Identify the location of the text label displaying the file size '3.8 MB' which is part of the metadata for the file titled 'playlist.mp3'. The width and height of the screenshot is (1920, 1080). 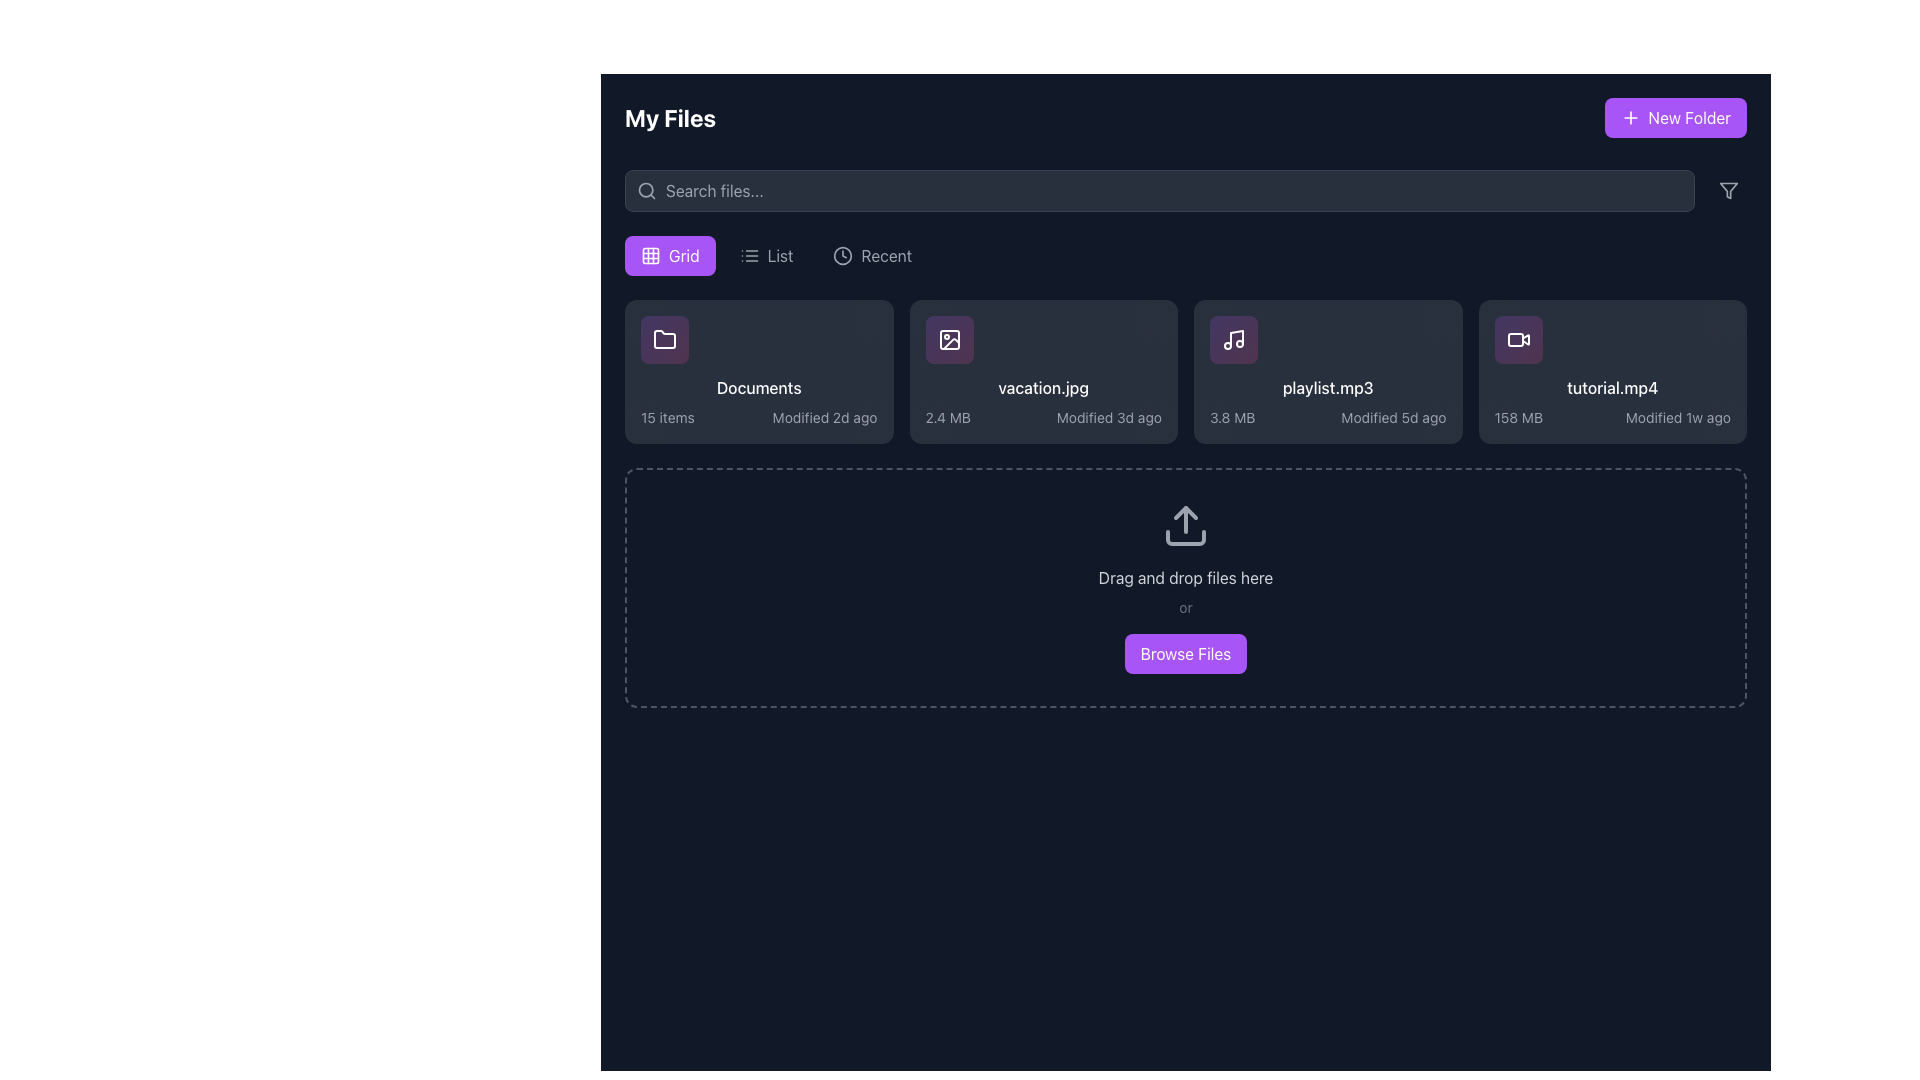
(1231, 416).